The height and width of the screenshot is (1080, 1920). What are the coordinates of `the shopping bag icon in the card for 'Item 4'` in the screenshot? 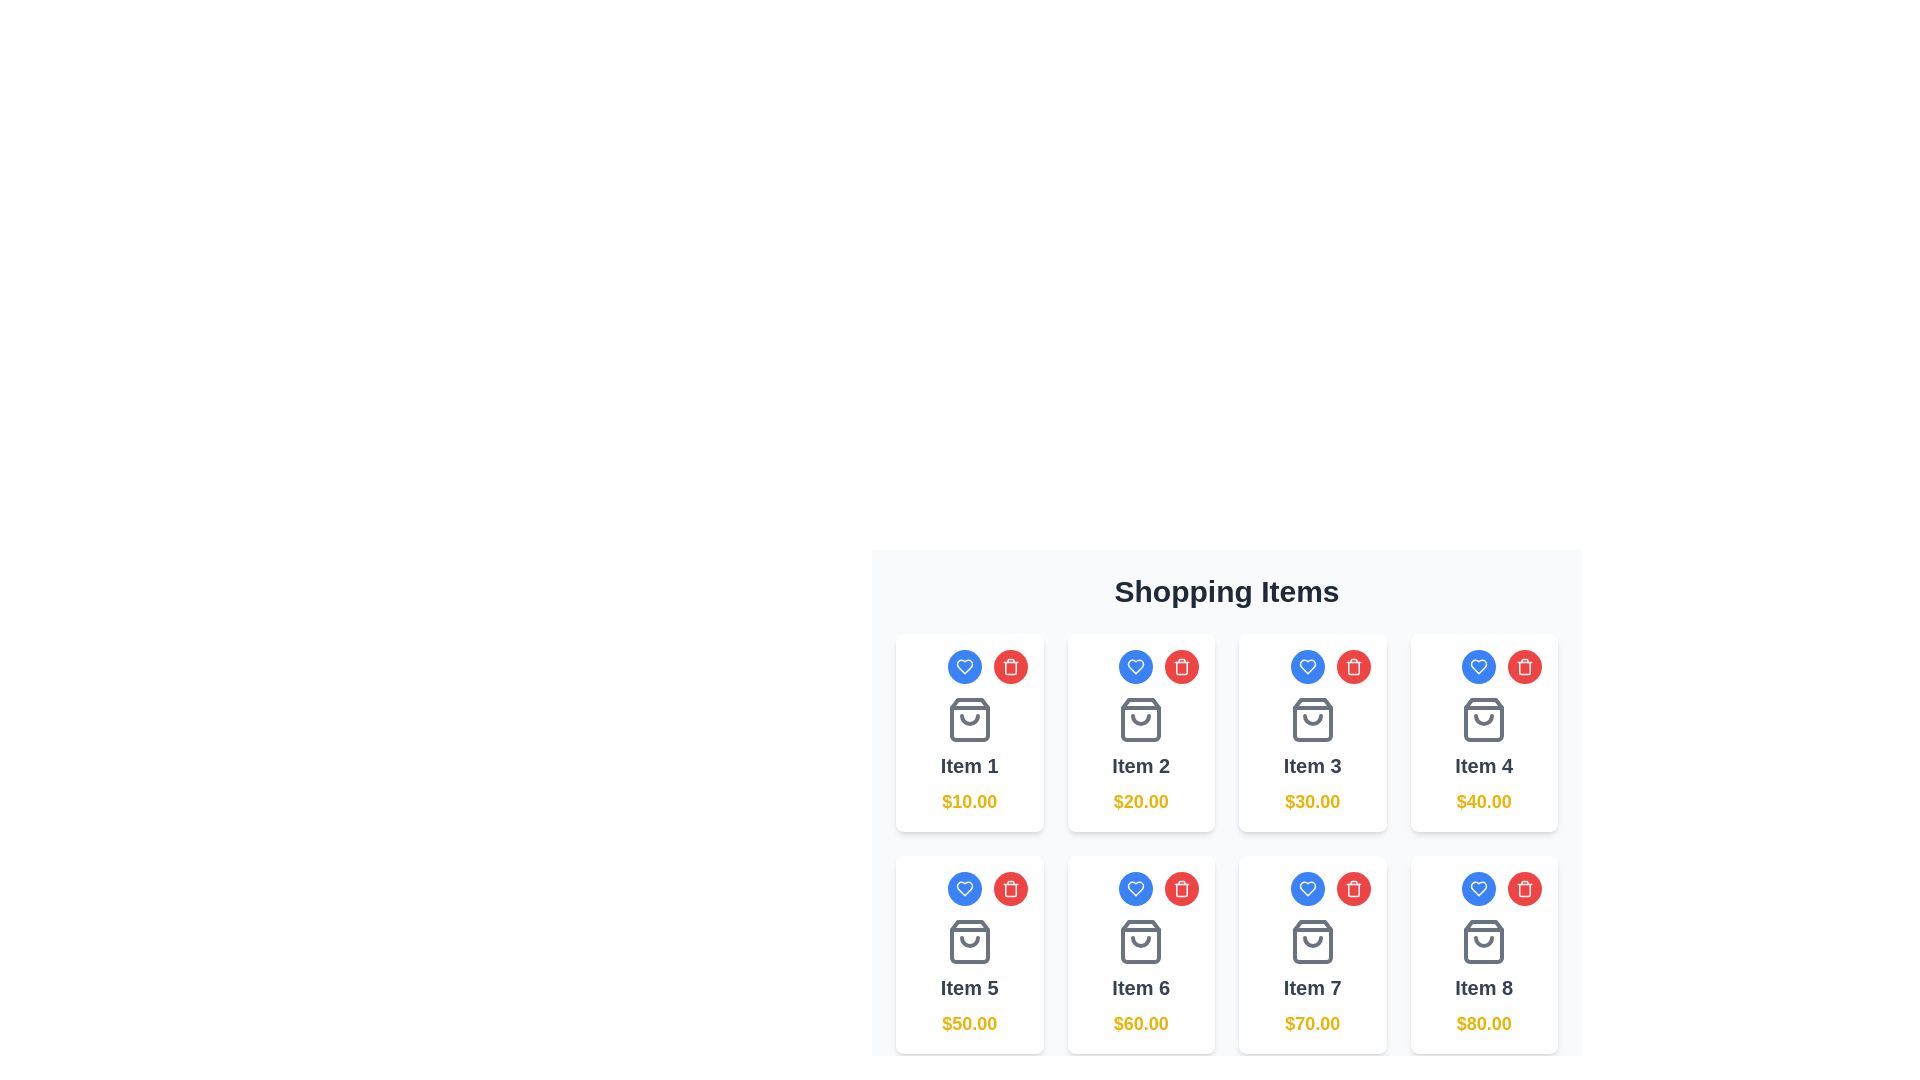 It's located at (1484, 720).